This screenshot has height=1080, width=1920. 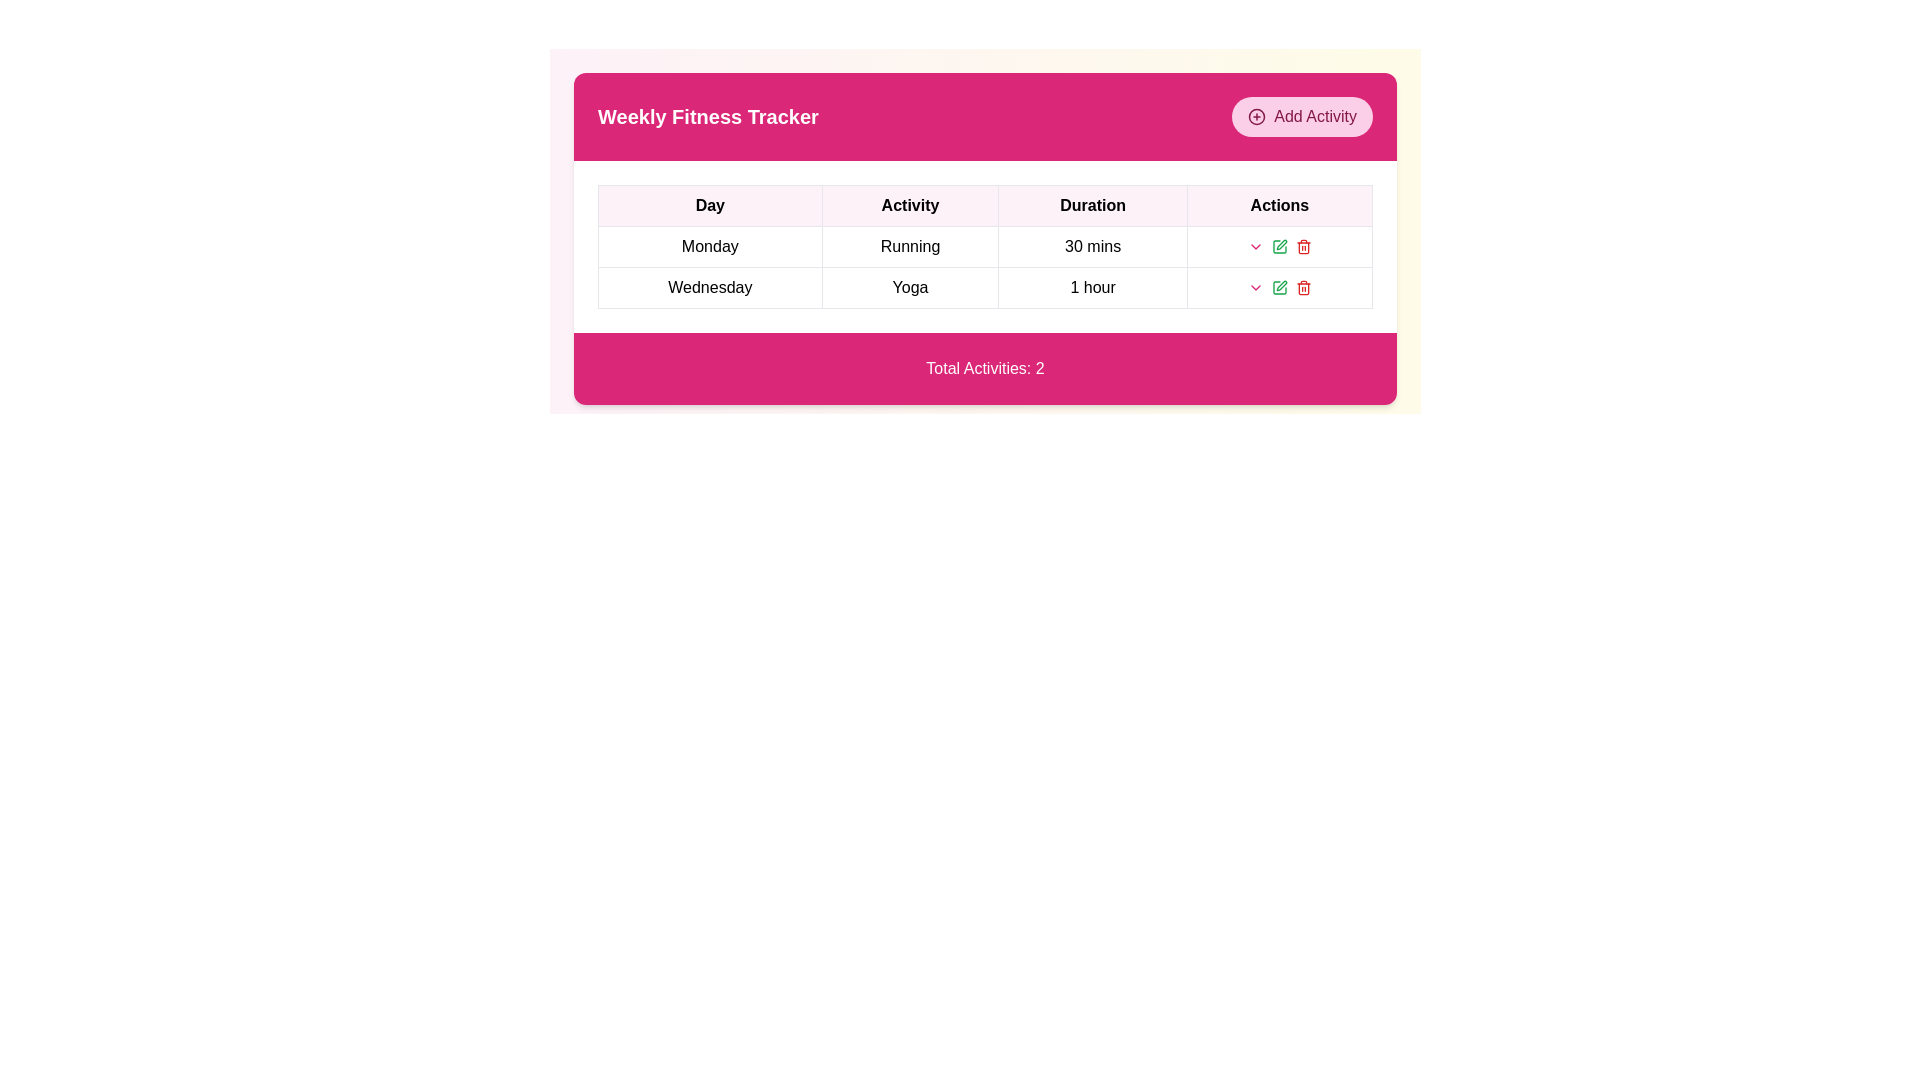 I want to click on the delete icon element located in the 'Actions' column of the second row of the table, so click(x=1303, y=247).